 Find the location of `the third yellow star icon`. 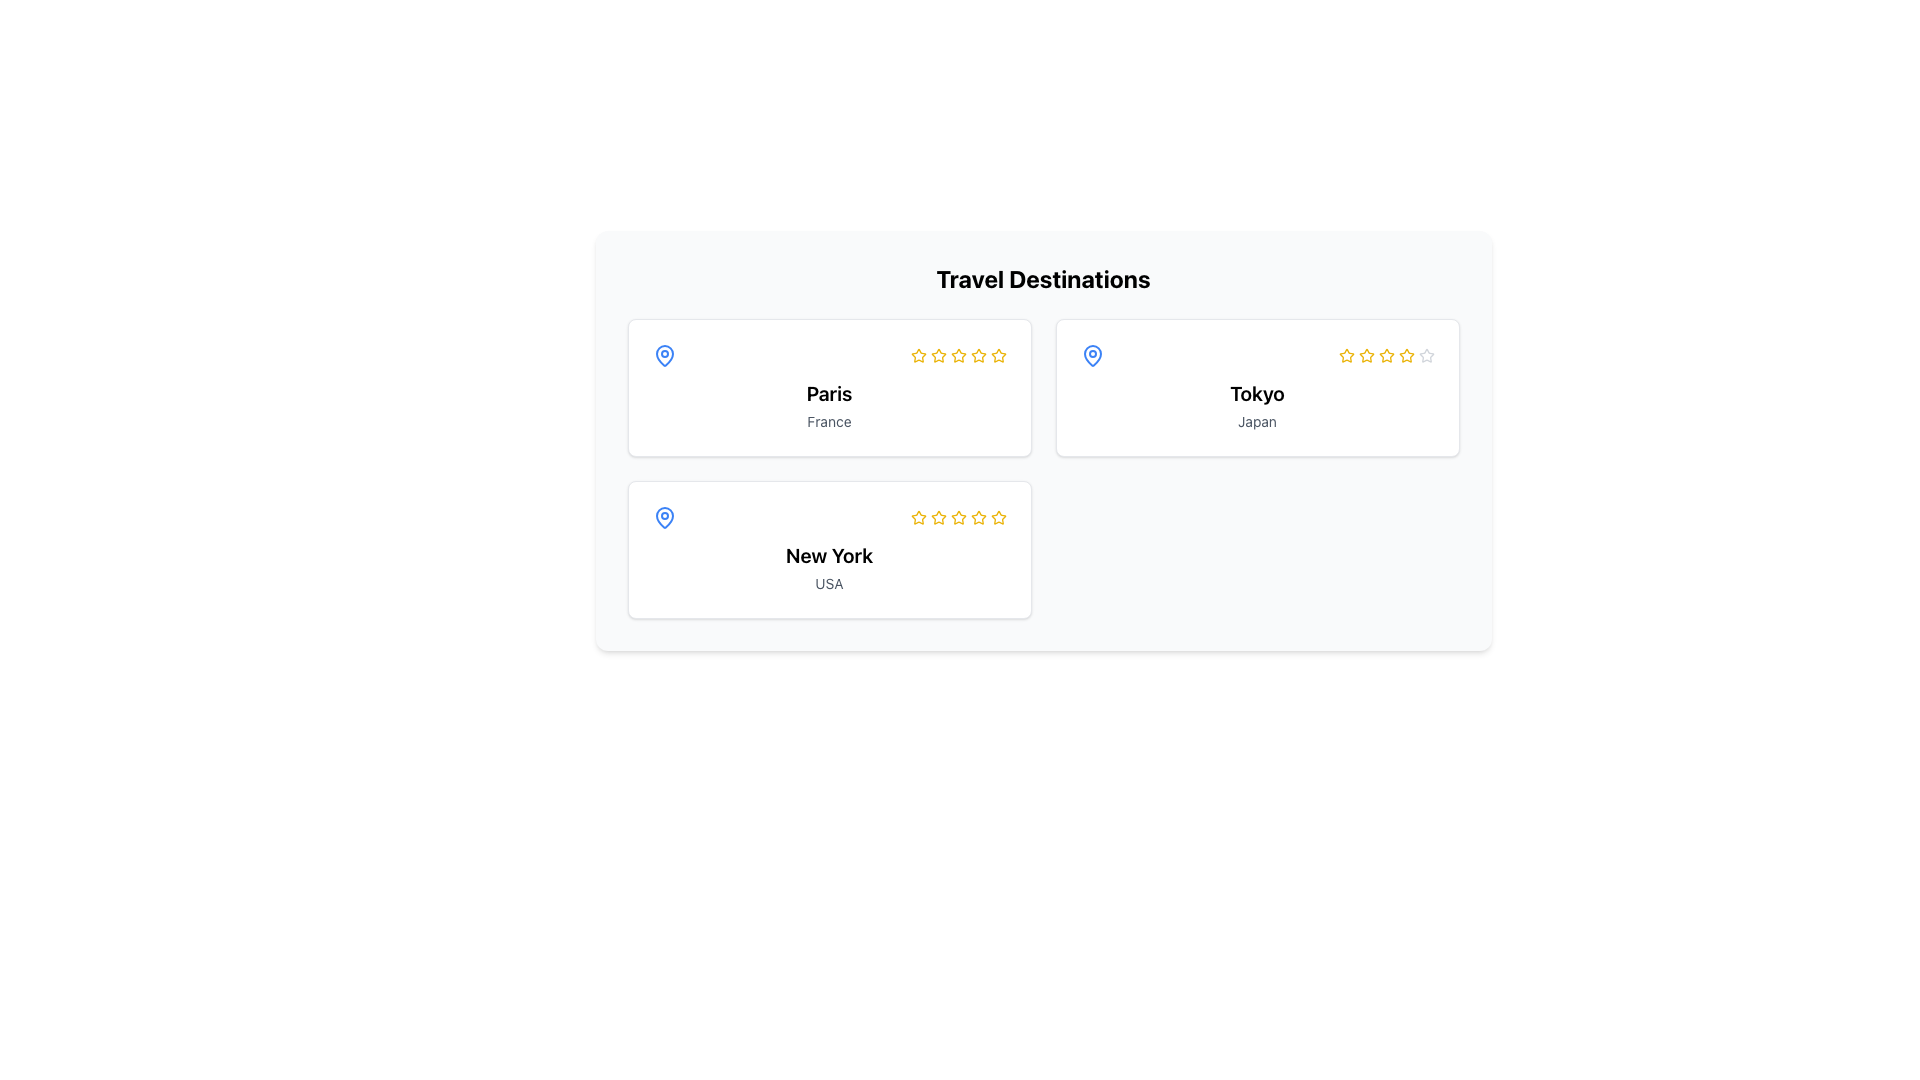

the third yellow star icon is located at coordinates (998, 354).